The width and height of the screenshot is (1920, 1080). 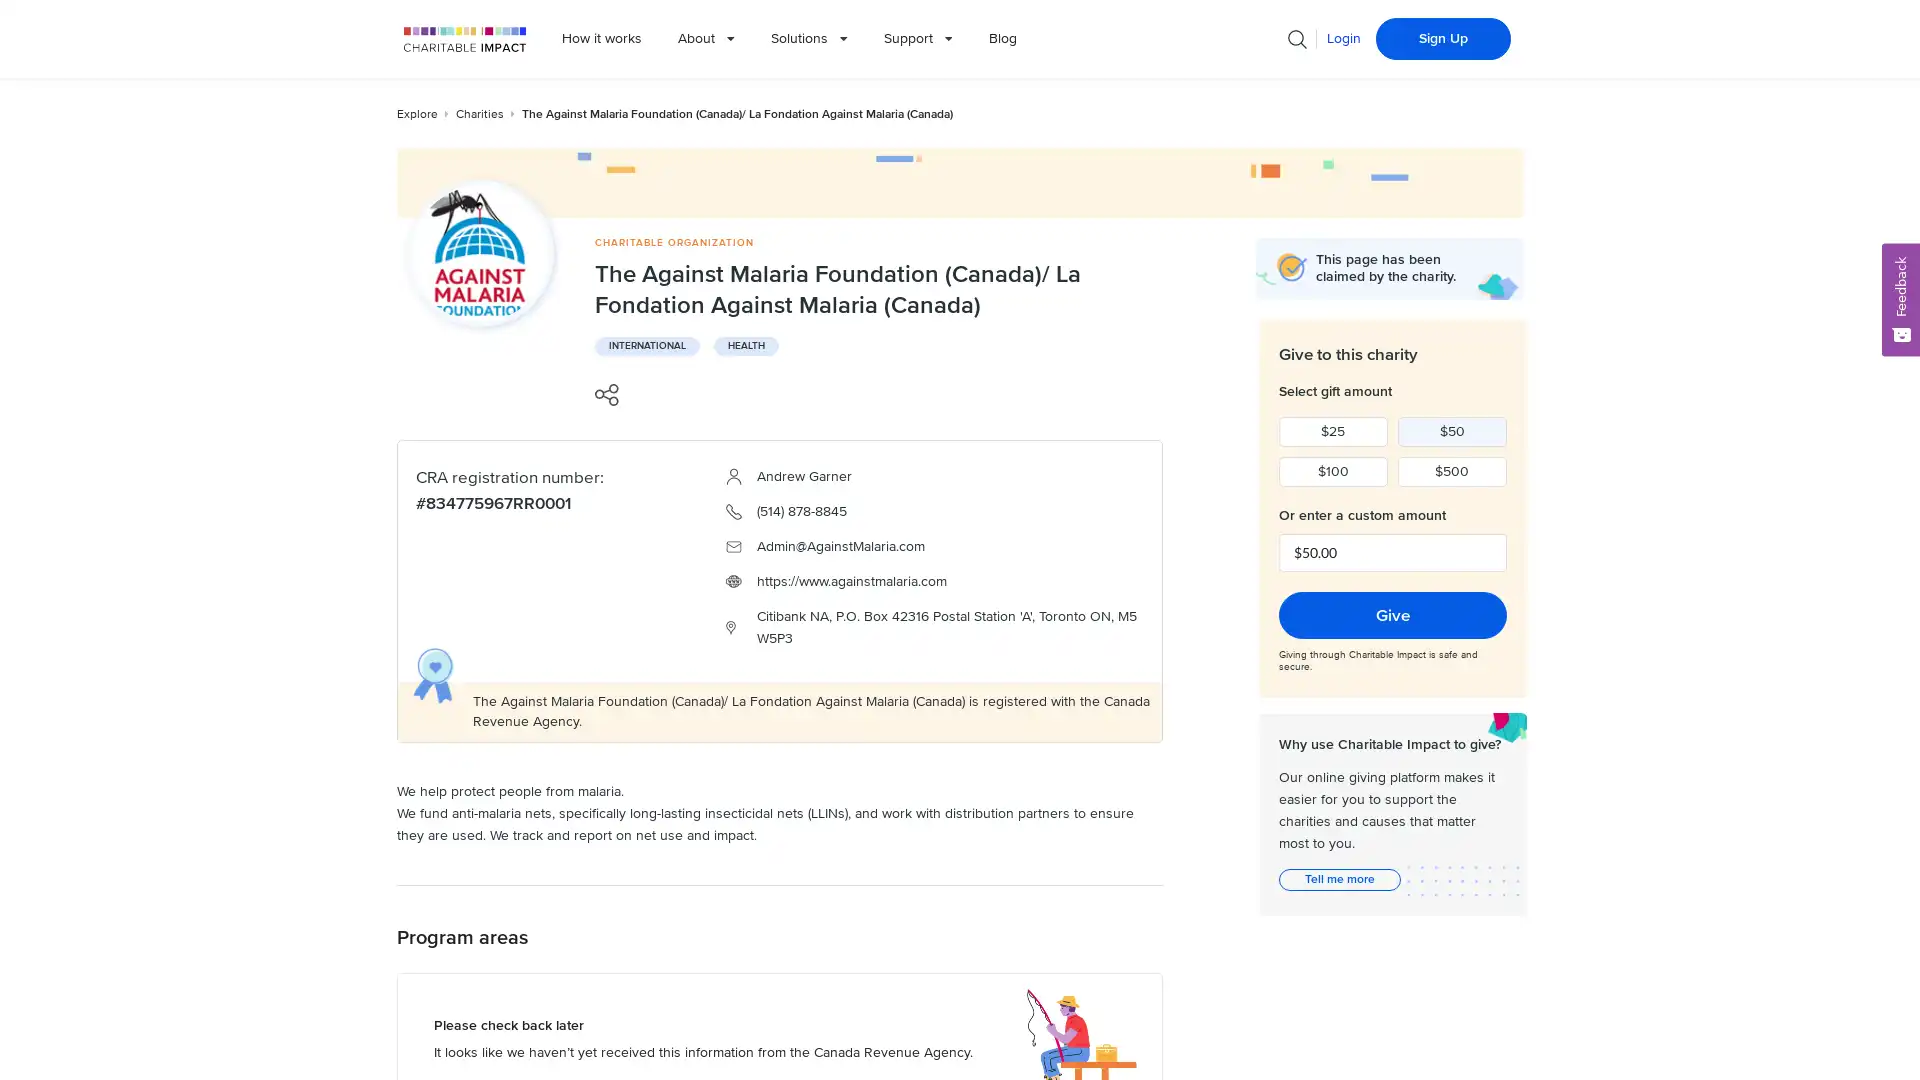 What do you see at coordinates (1391, 613) in the screenshot?
I see `Give` at bounding box center [1391, 613].